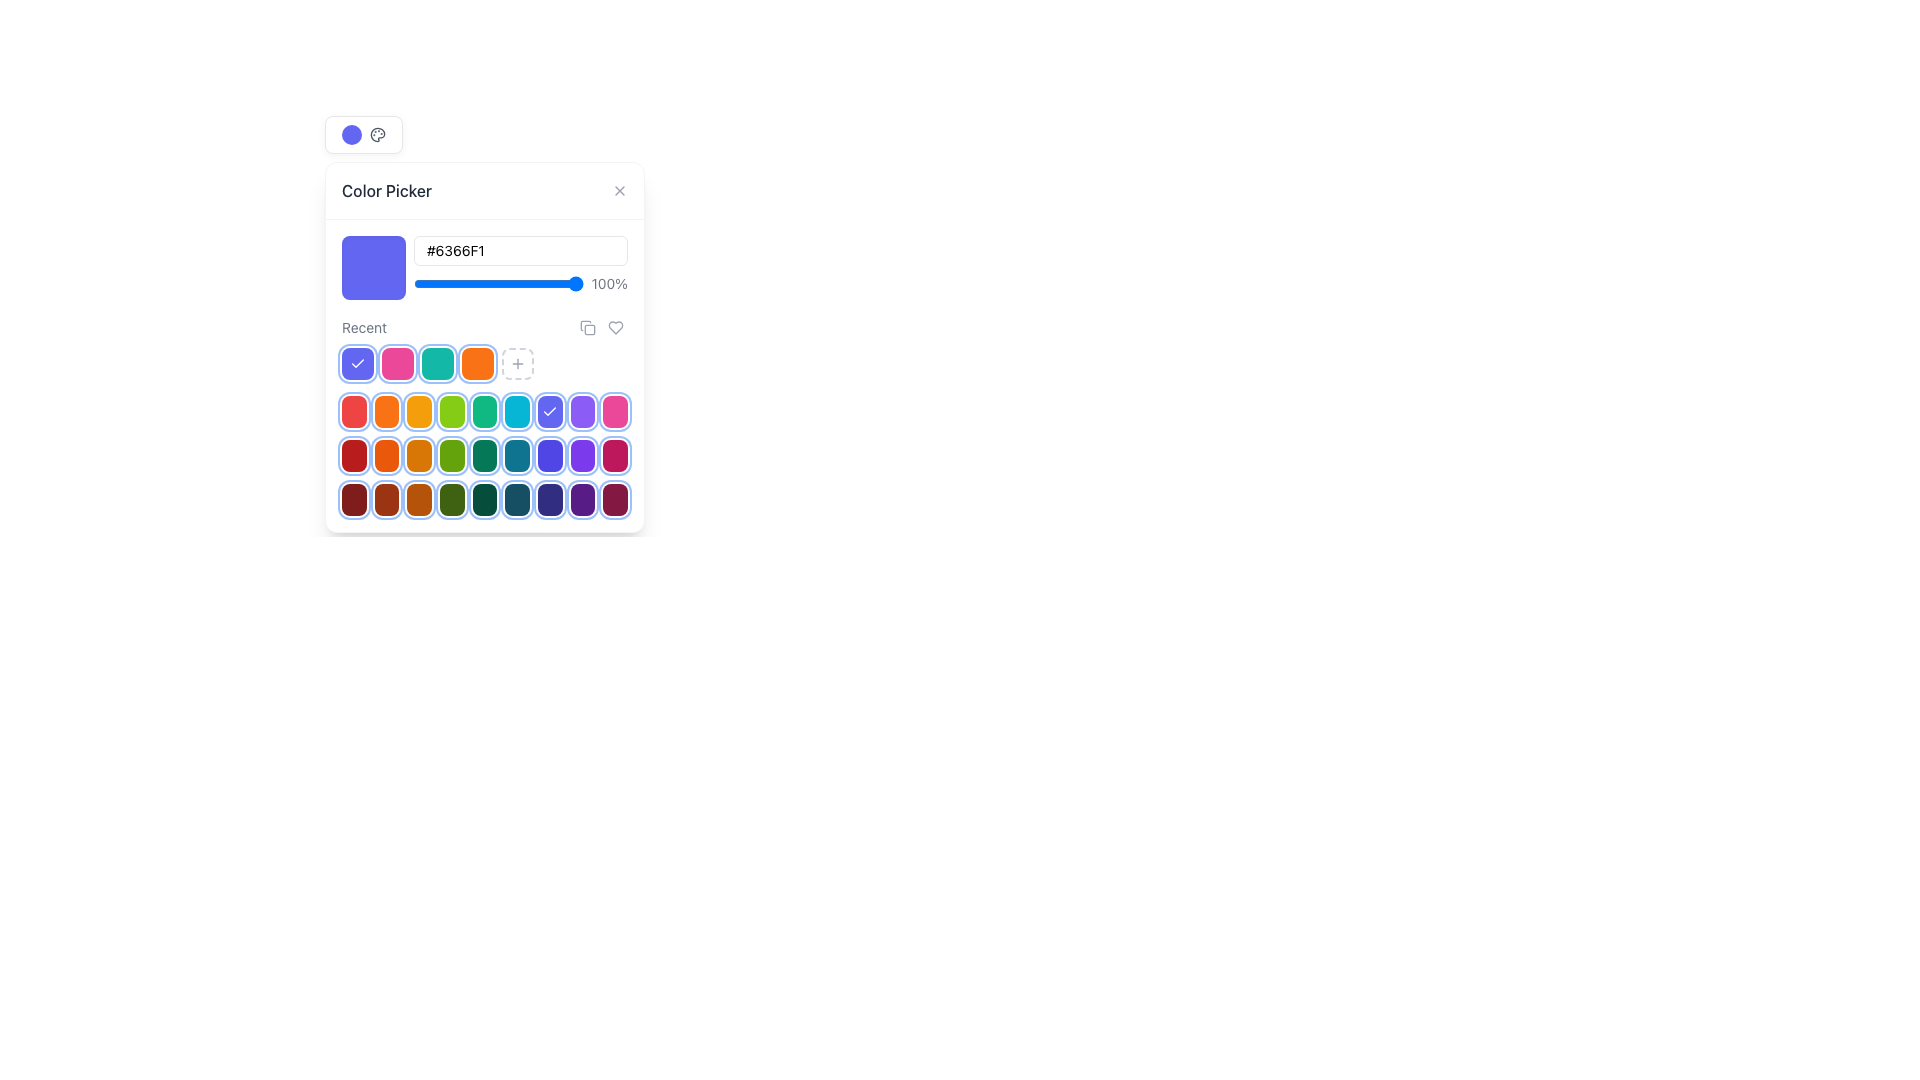 The width and height of the screenshot is (1920, 1080). I want to click on the small, square button with a bold purple background located in the eighth position of the color options in the color picker dialogue to observe its interaction effect, so click(582, 455).